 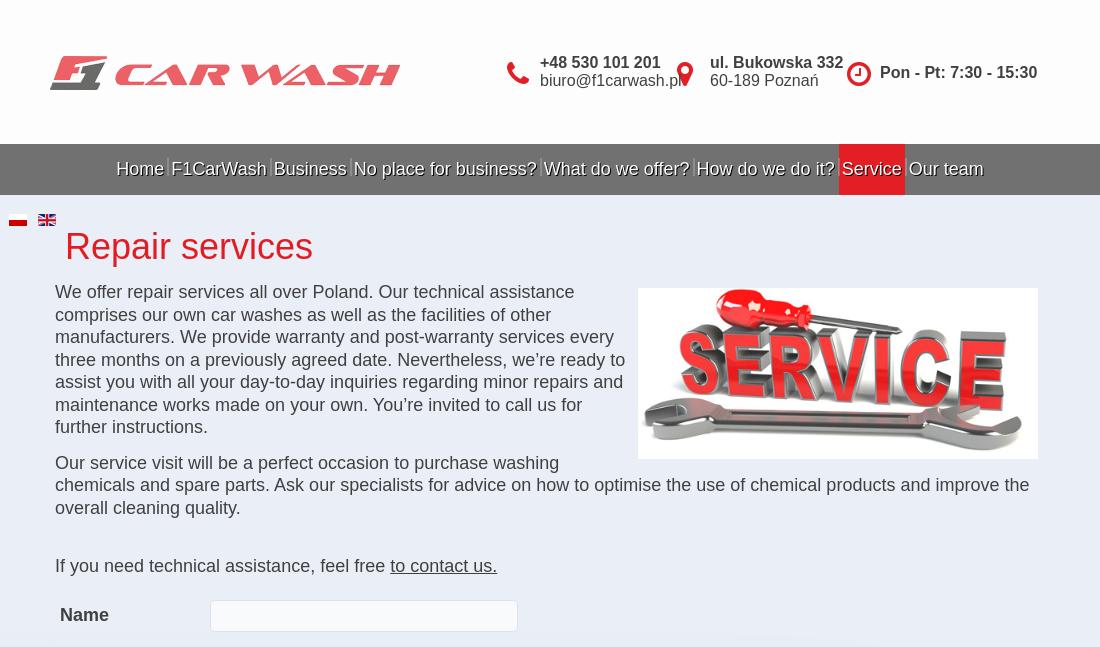 I want to click on 'Business', so click(x=308, y=168).